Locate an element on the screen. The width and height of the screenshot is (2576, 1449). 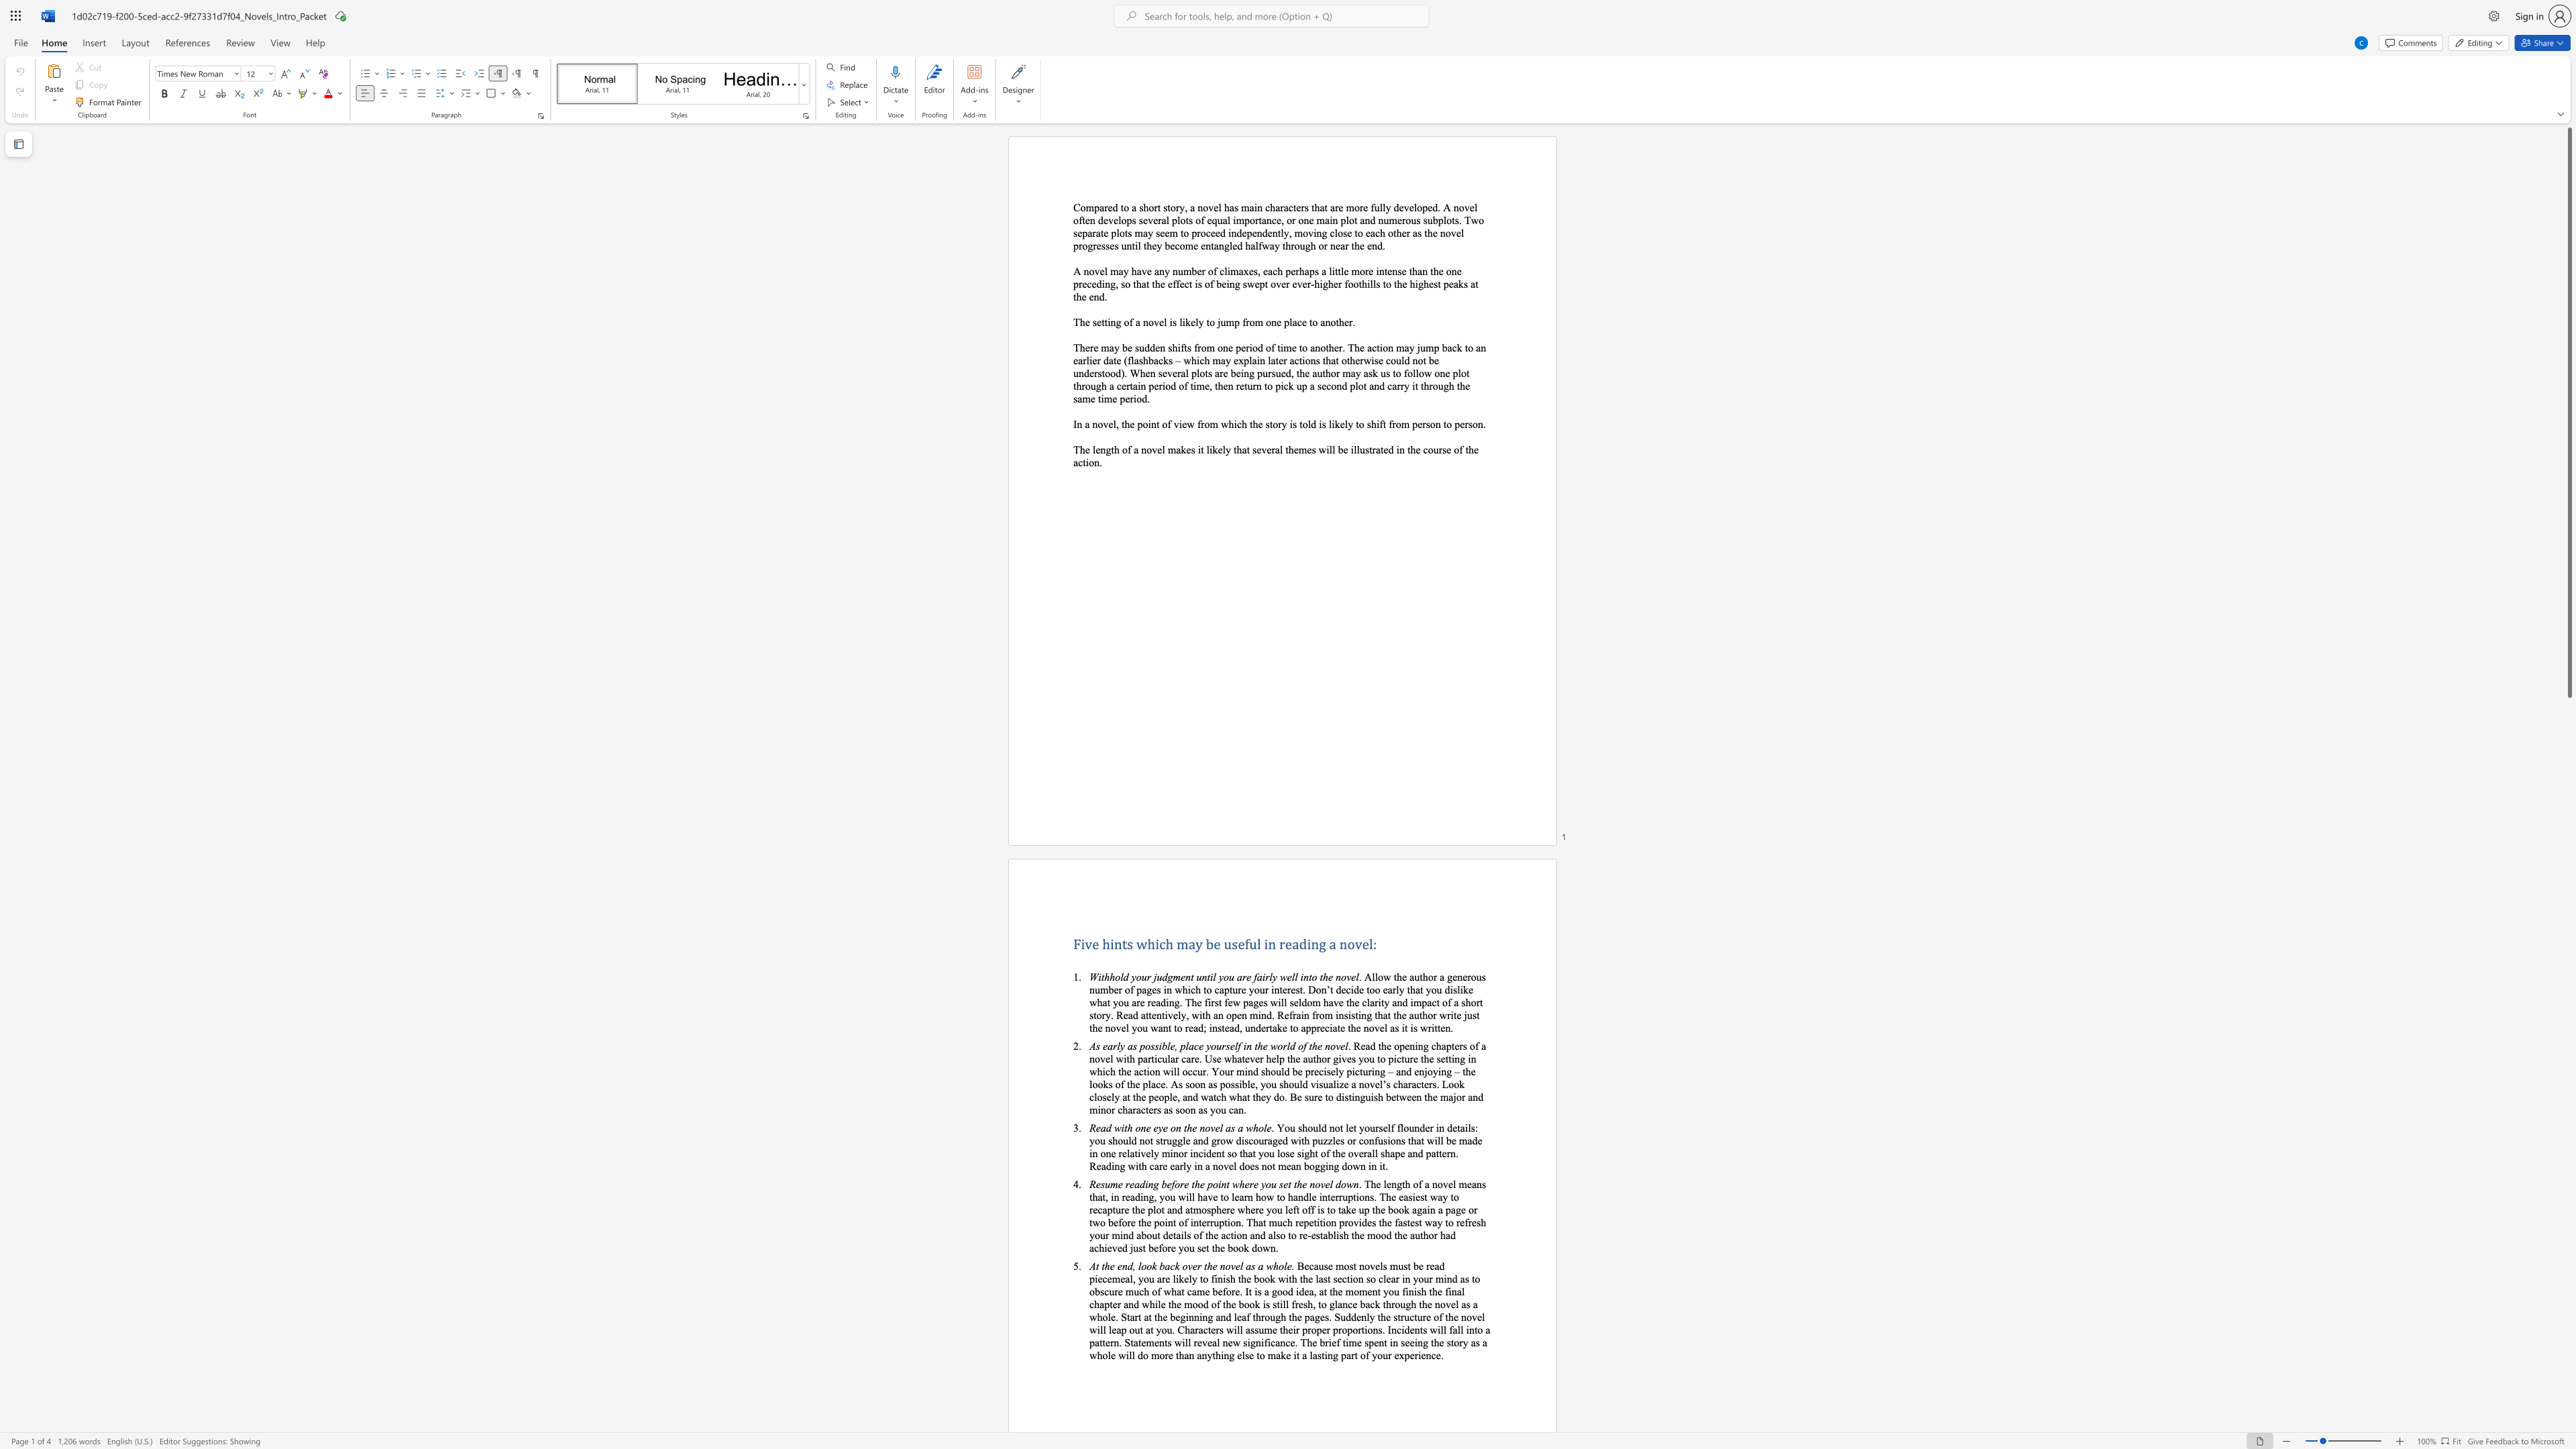
the subset text "at, in reading, you will have to learn how to handle interruptions. The easiest way to recapture the plot and atmosphere where you left off is to take up the book again a page or two before the point of interruption. That" within the text ". The length of a novel means that, in reading, you will have to learn how to handle interruptions. The easiest way to recapture the plot and atmosphere where you left off is to take up the book again a page or two before the point of interruption. That much repetition provides the fastest way to refresh your mind about details of the action and also to re-establish the mood the author had achieved just before you set the book down." is located at coordinates (1097, 1195).